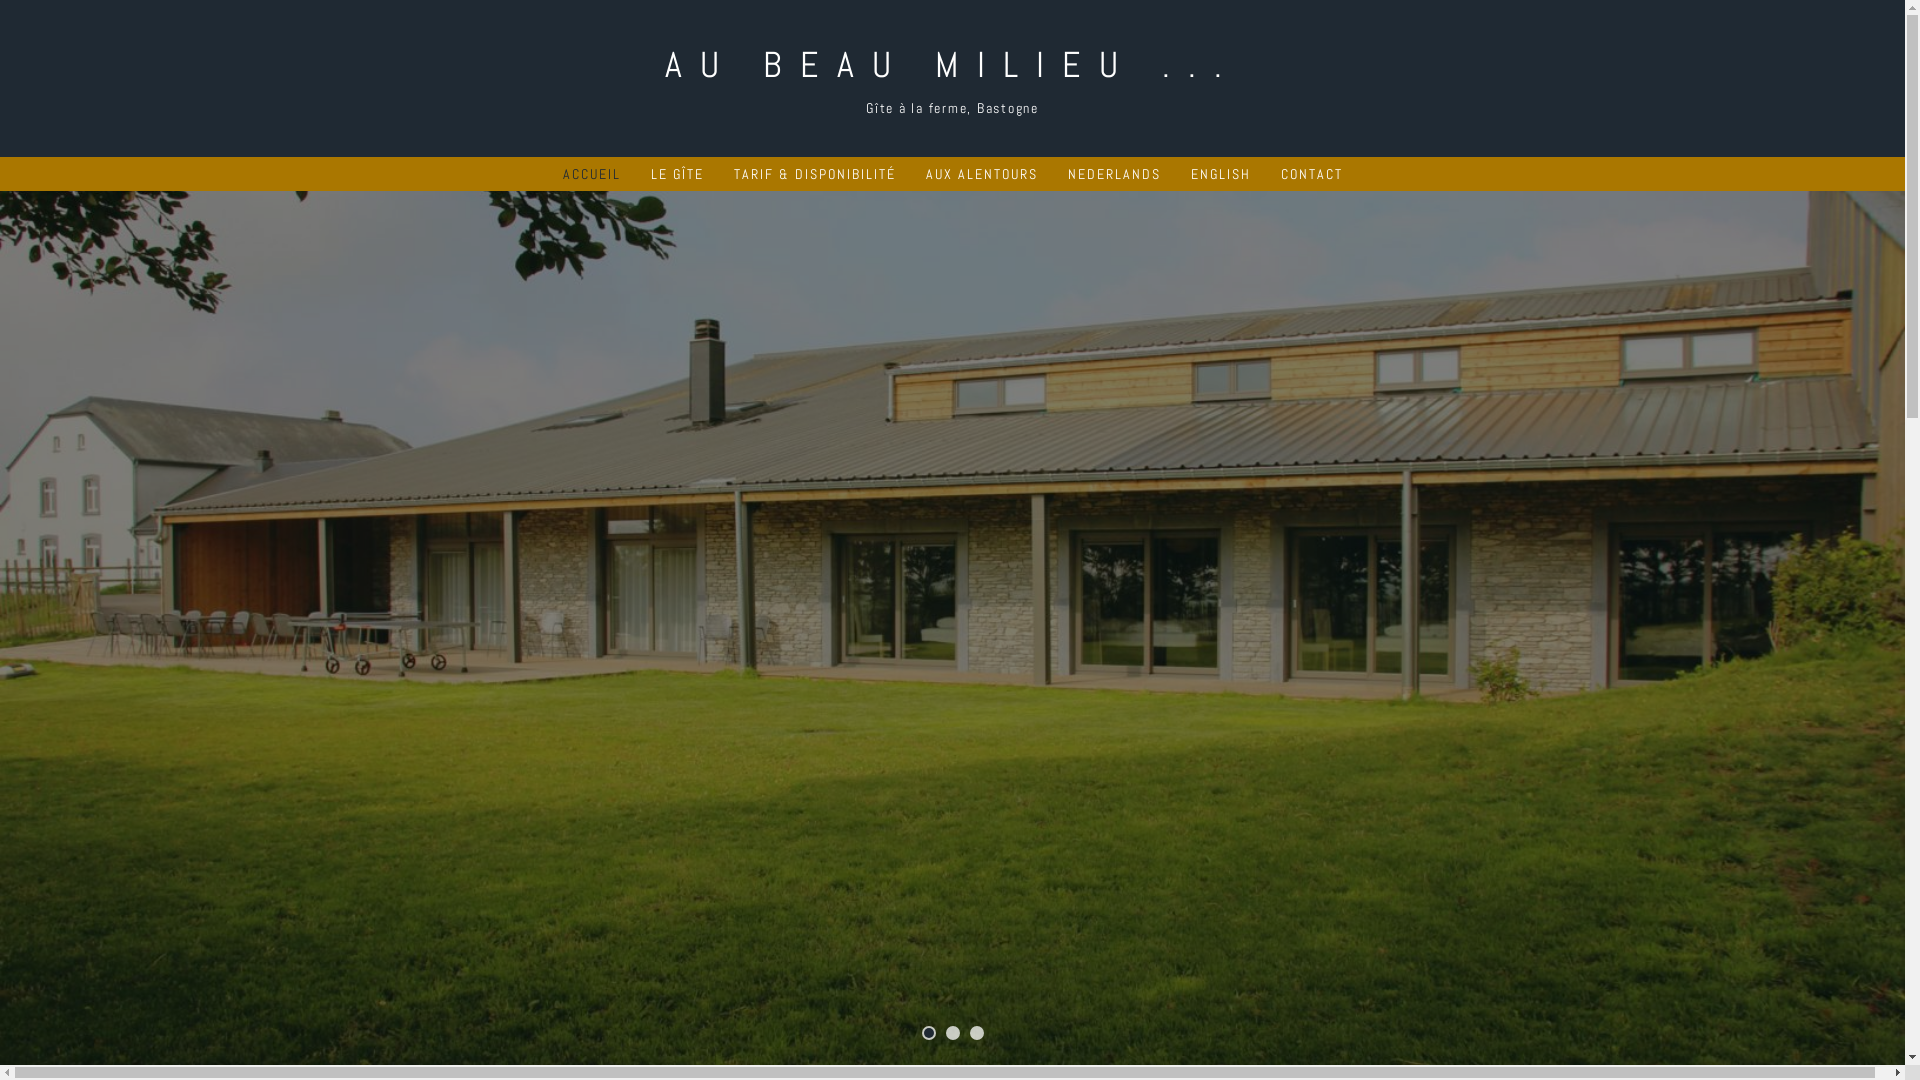 The image size is (1920, 1080). I want to click on 'NEDERLANDS', so click(1113, 172).